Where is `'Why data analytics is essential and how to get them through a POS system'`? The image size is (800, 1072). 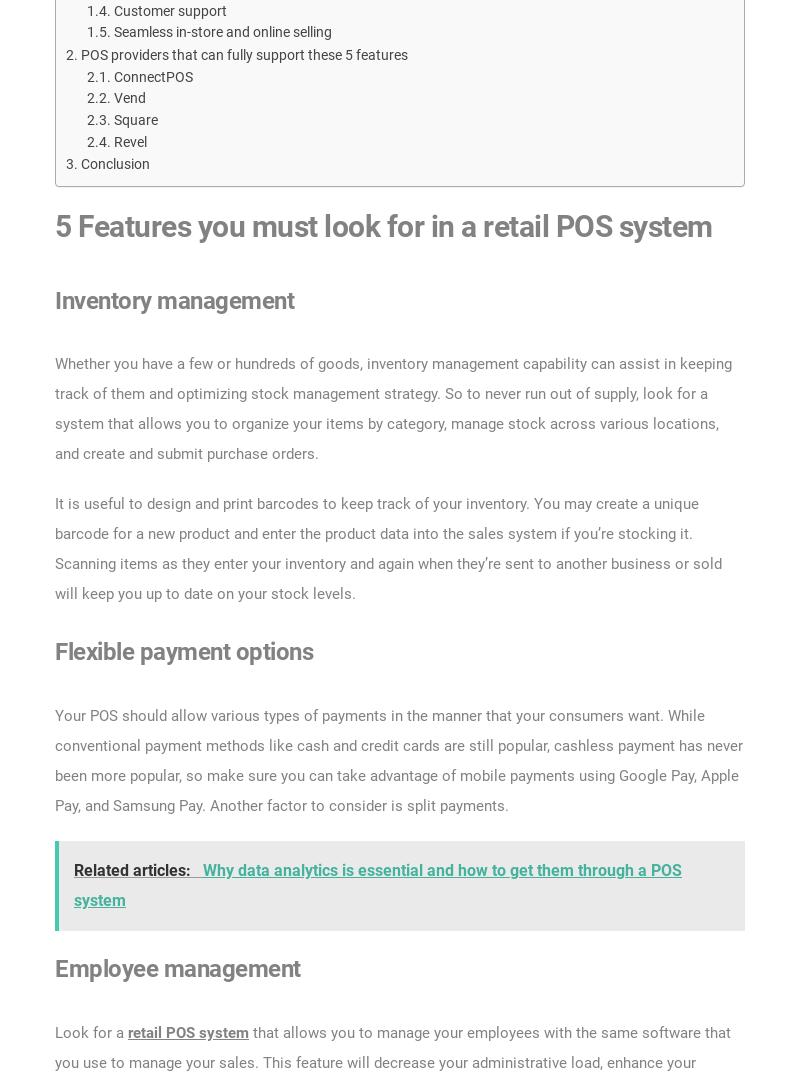
'Why data analytics is essential and how to get them through a POS system' is located at coordinates (377, 885).